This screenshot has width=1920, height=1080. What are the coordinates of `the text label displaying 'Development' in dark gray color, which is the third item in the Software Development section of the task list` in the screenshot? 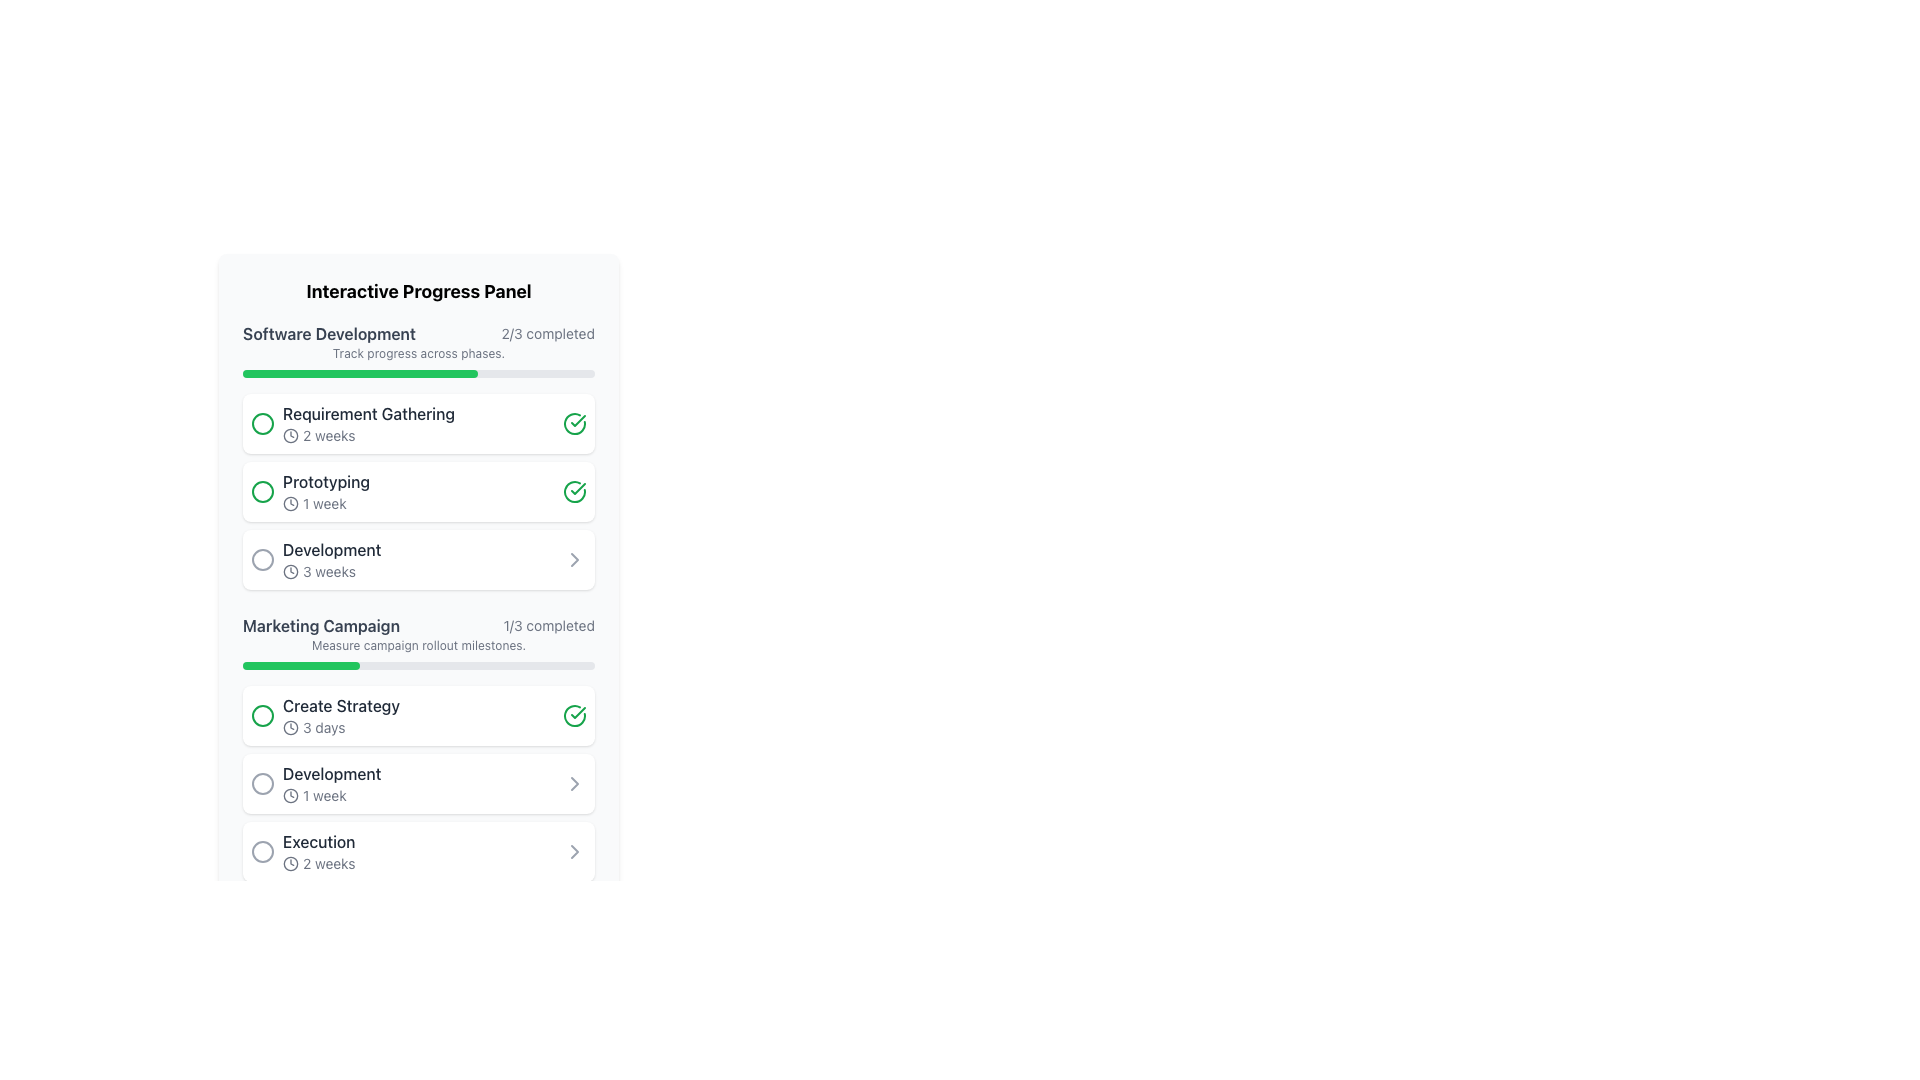 It's located at (332, 550).